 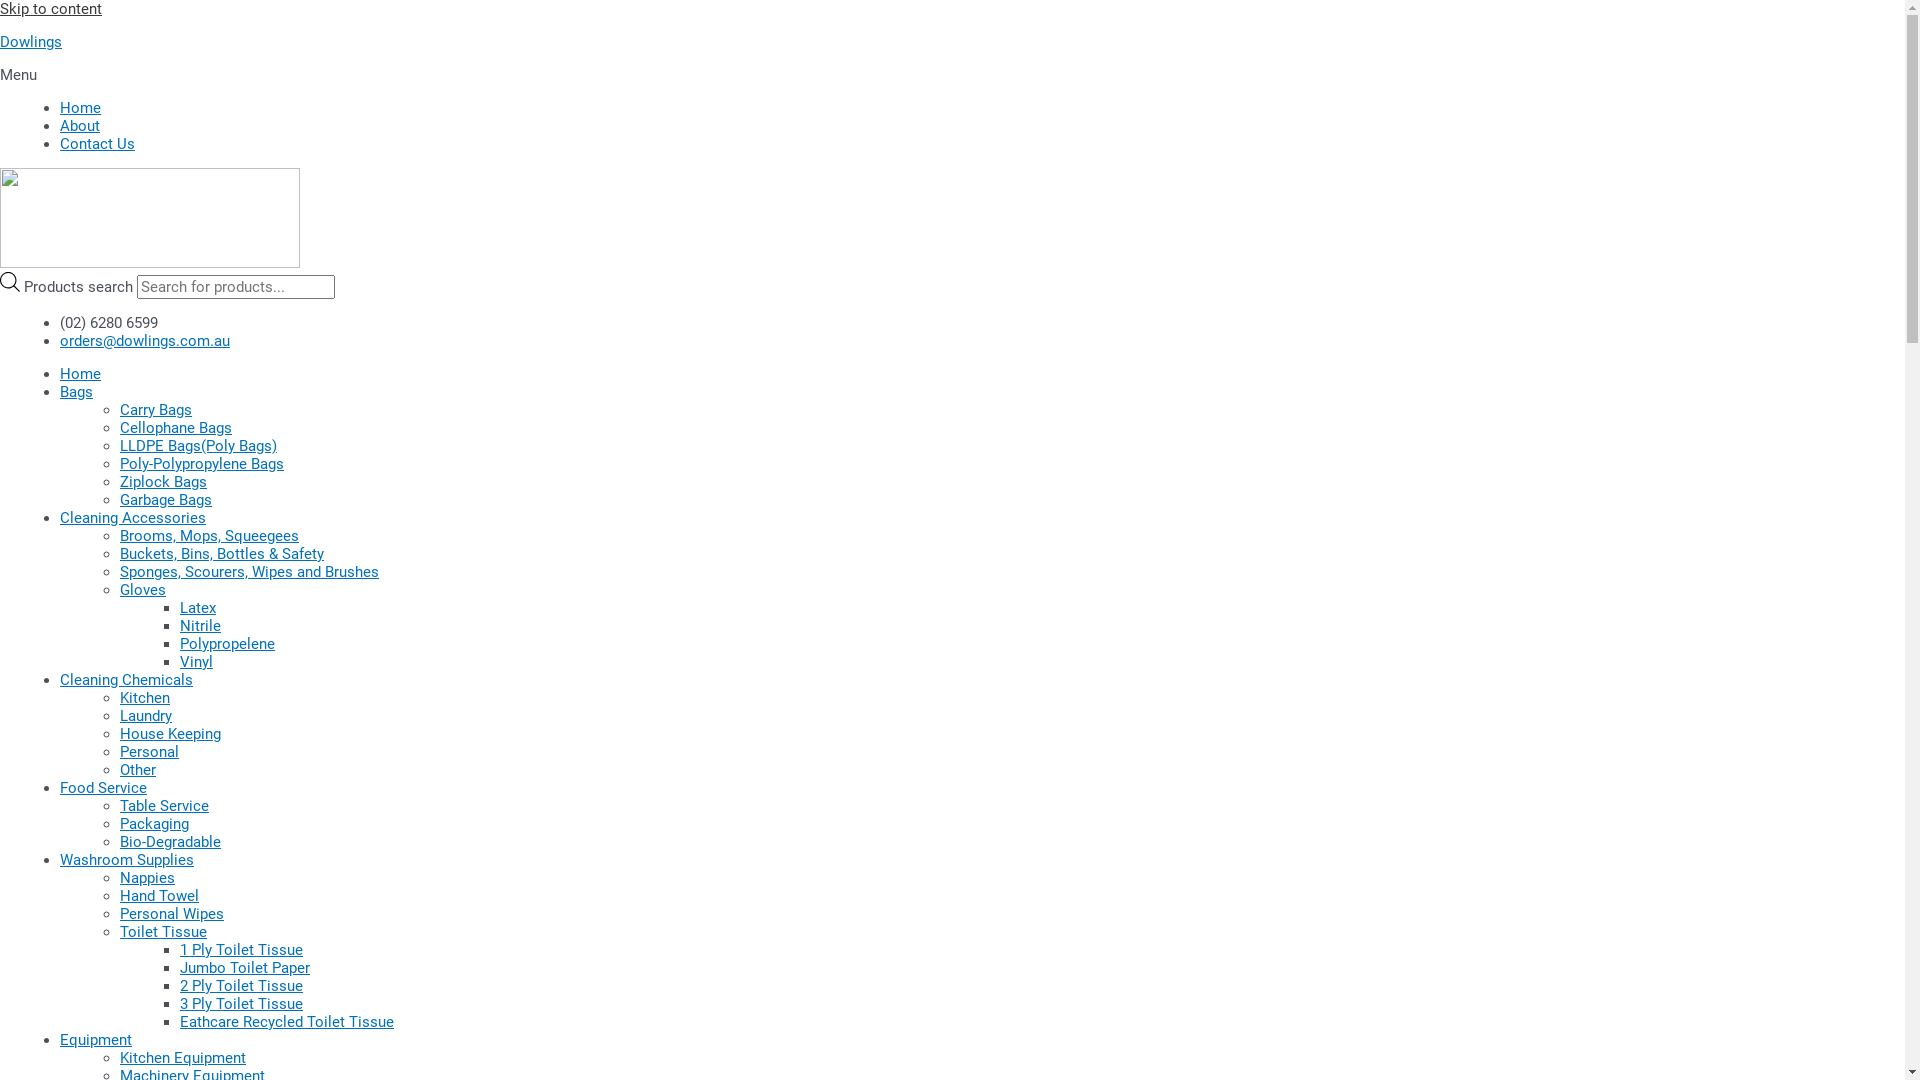 I want to click on 'Skip to content', so click(x=51, y=8).